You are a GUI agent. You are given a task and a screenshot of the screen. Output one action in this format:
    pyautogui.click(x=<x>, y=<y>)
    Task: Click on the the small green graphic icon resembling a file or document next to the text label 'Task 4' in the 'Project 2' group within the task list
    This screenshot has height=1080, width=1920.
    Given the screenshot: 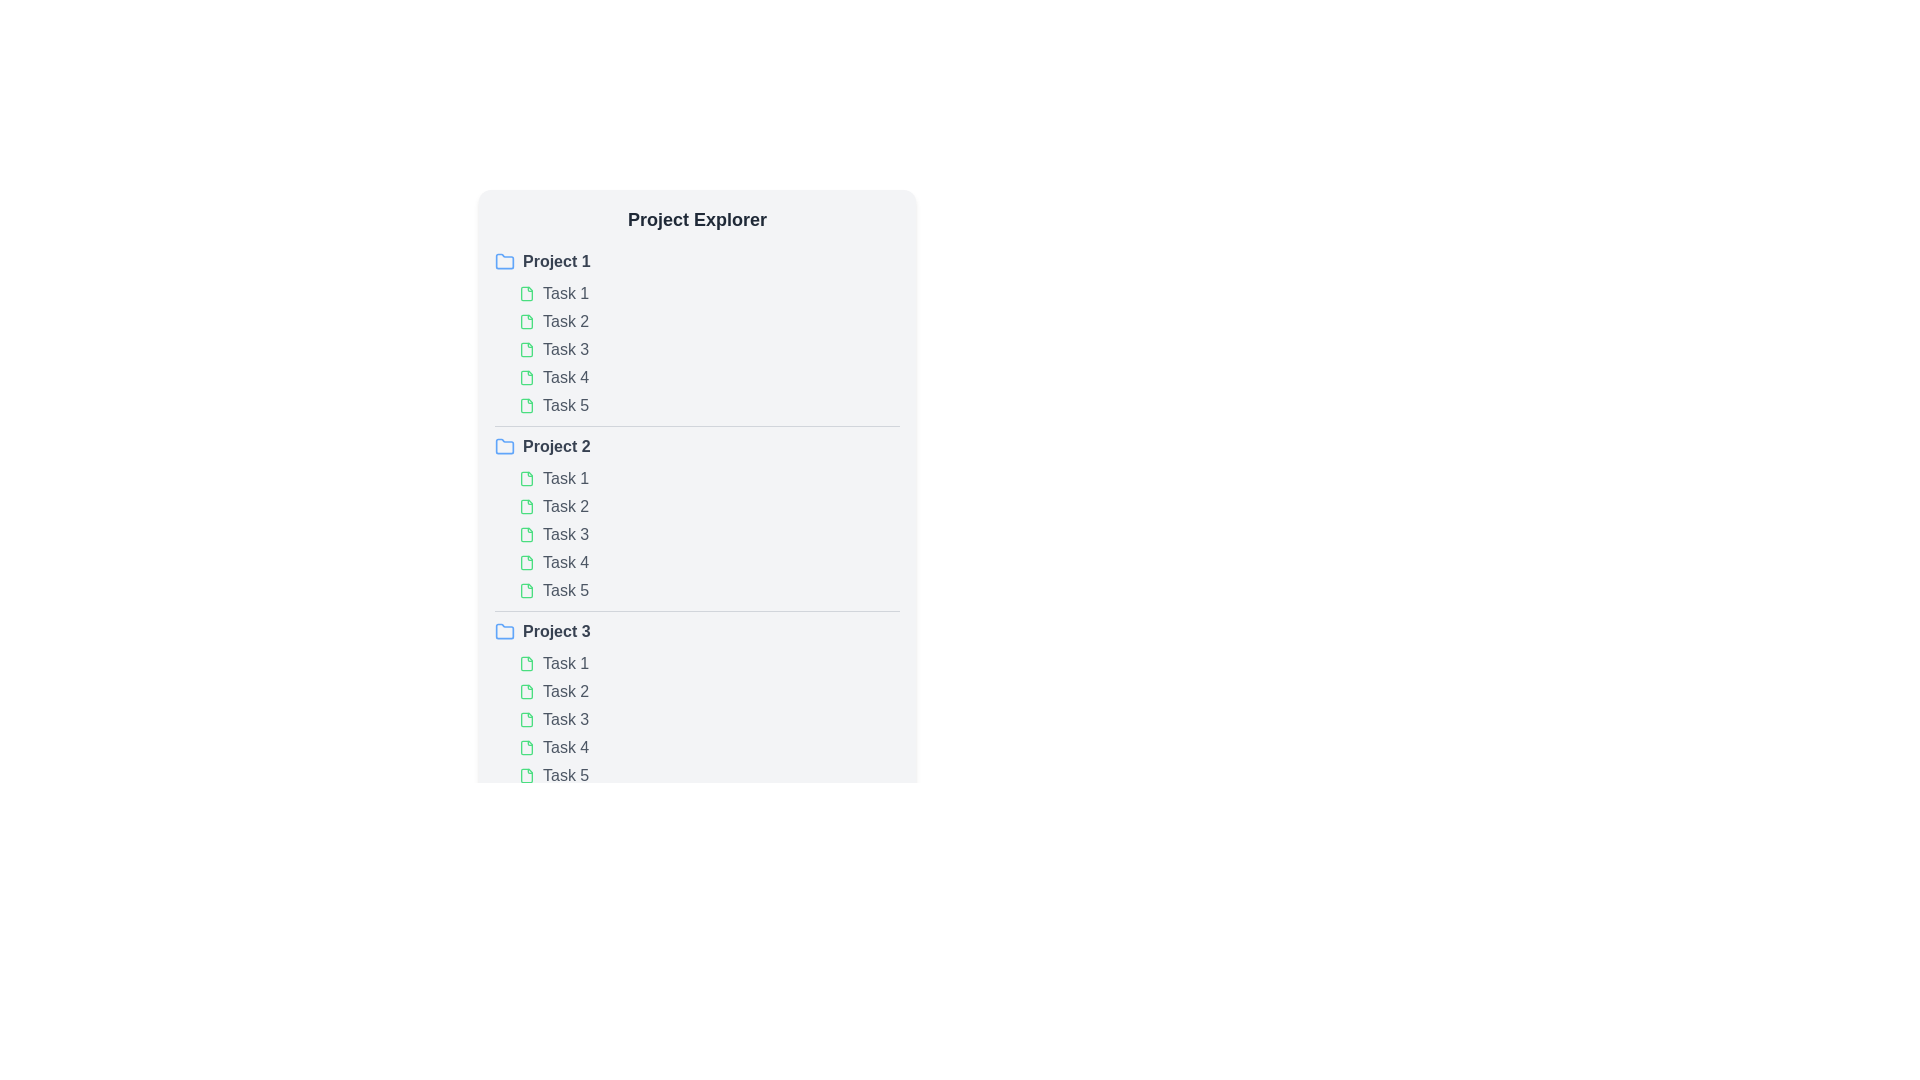 What is the action you would take?
    pyautogui.click(x=527, y=563)
    